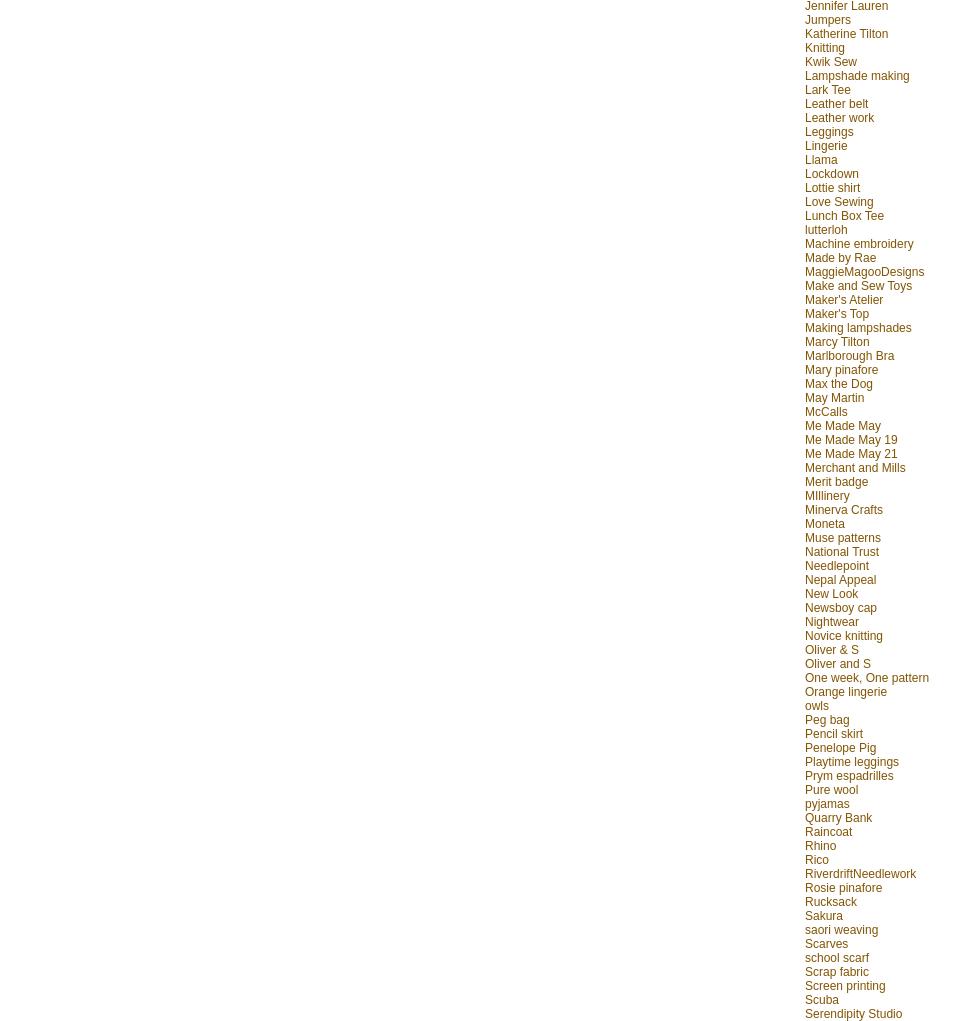 The height and width of the screenshot is (1021, 980). What do you see at coordinates (843, 507) in the screenshot?
I see `'Minerva Crafts'` at bounding box center [843, 507].